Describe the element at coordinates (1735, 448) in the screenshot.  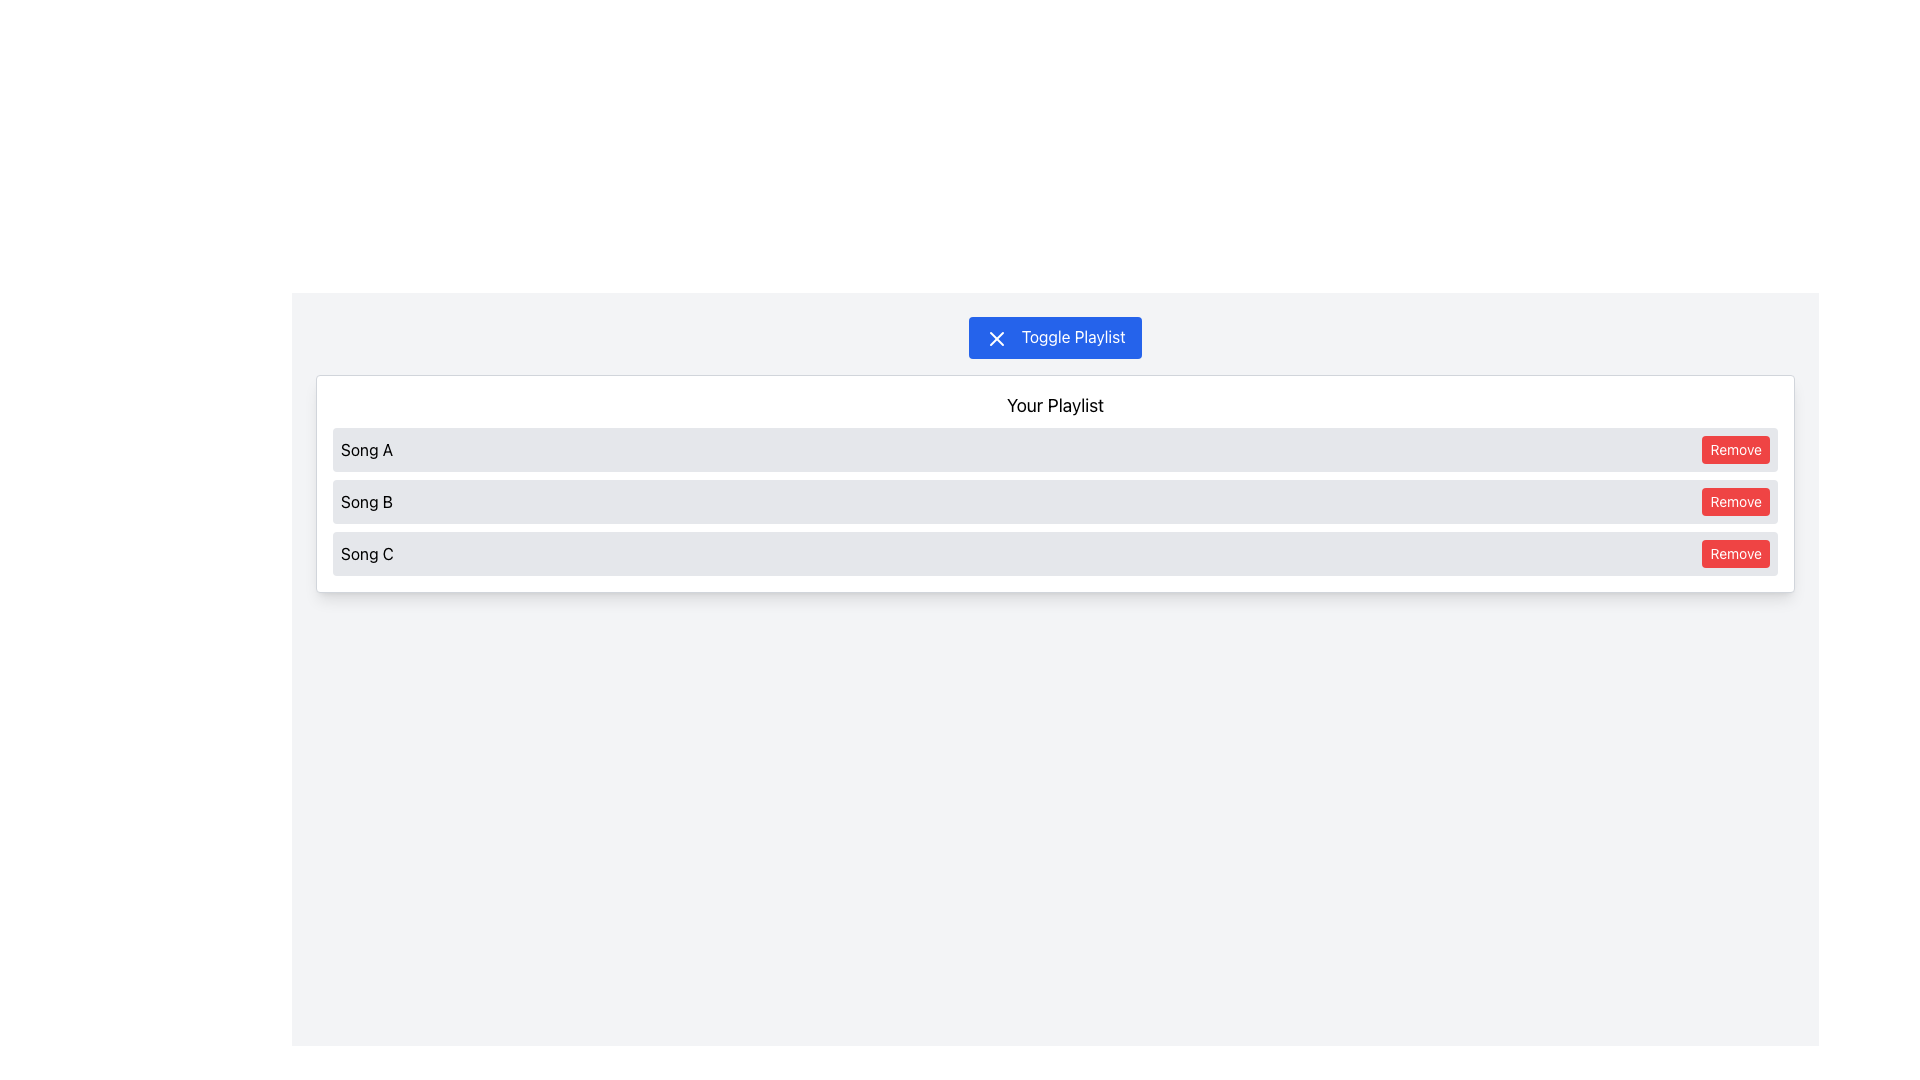
I see `the rounded rectangular button with a red background and white text that says 'Remove'` at that location.